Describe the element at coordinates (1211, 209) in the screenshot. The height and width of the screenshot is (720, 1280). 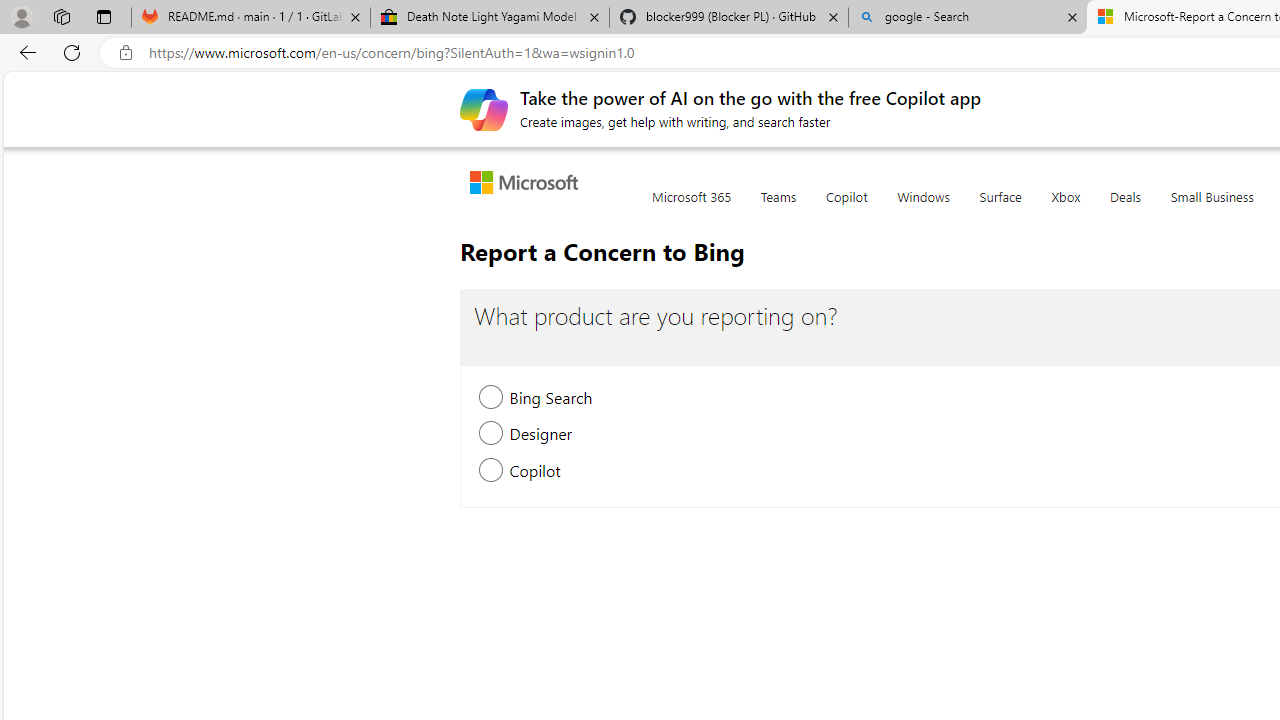
I see `'Small Business'` at that location.